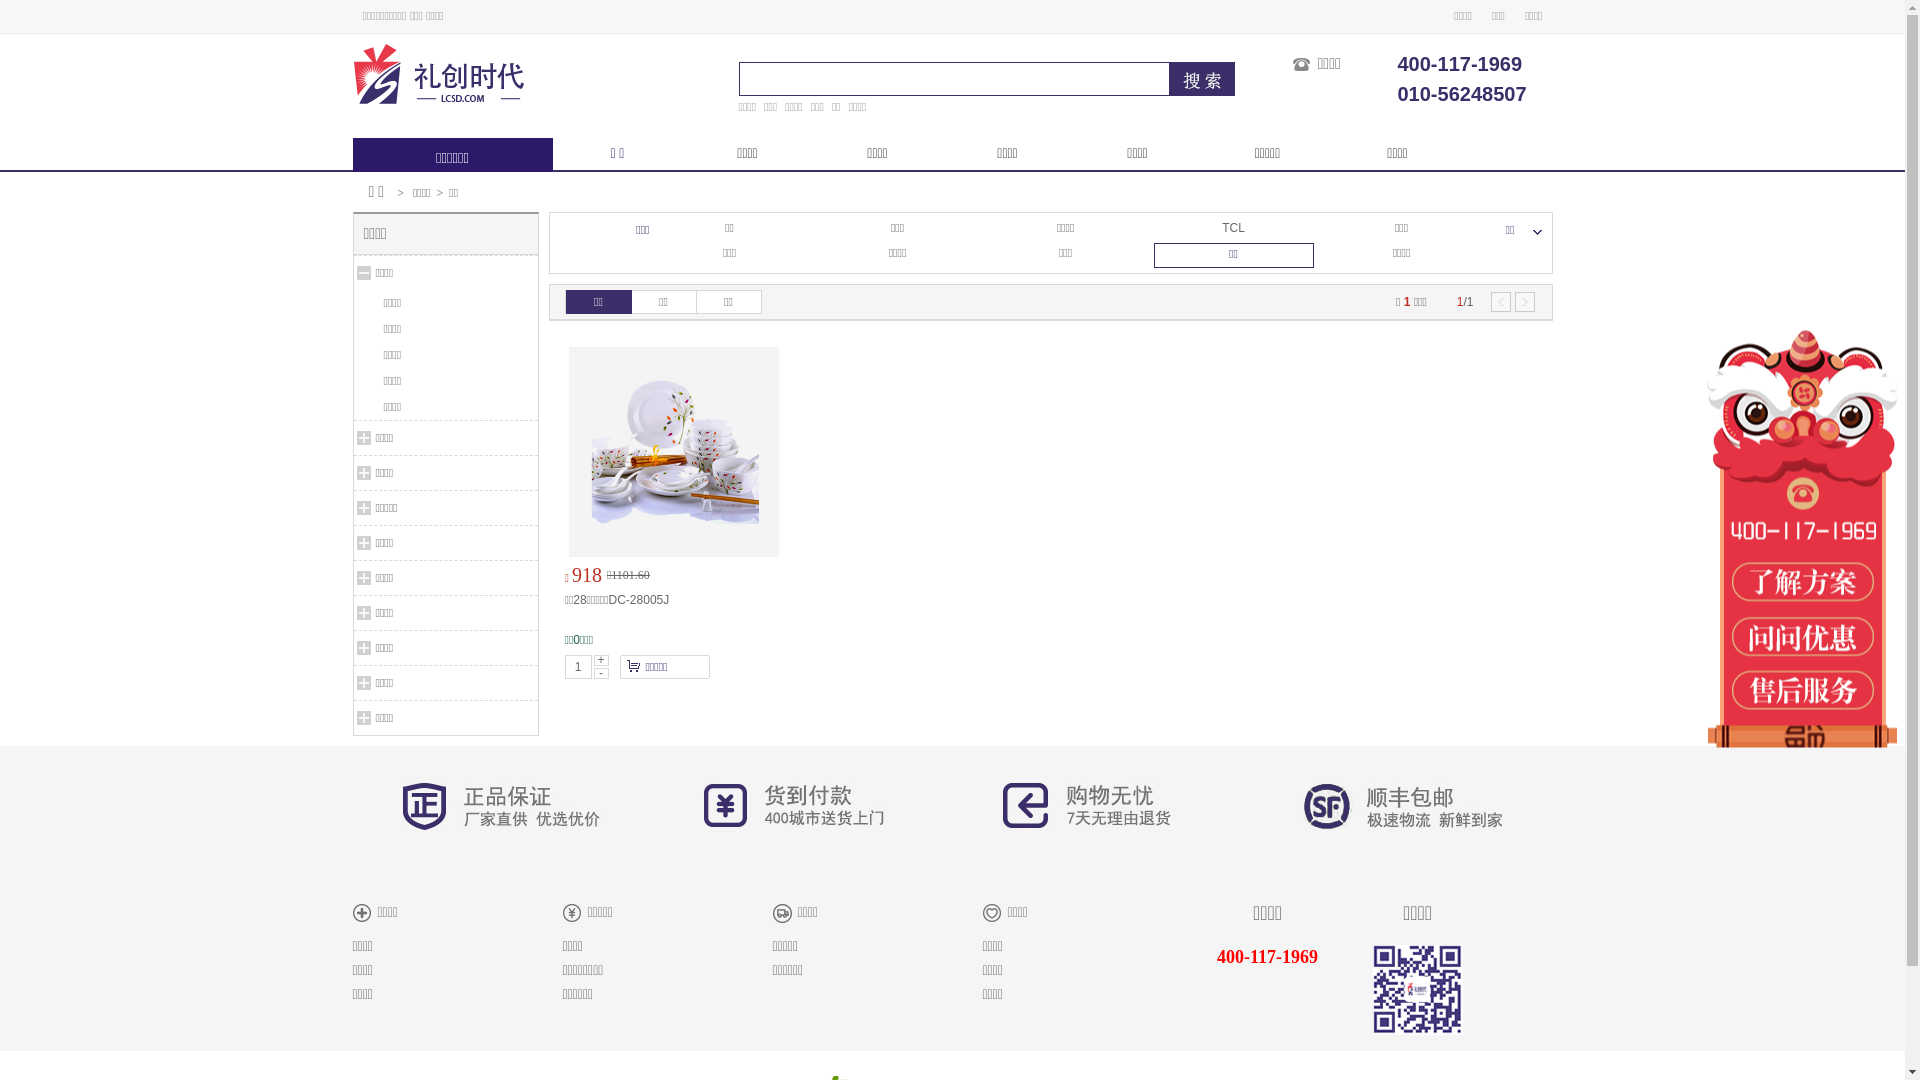 The width and height of the screenshot is (1920, 1080). What do you see at coordinates (600, 673) in the screenshot?
I see `'-'` at bounding box center [600, 673].